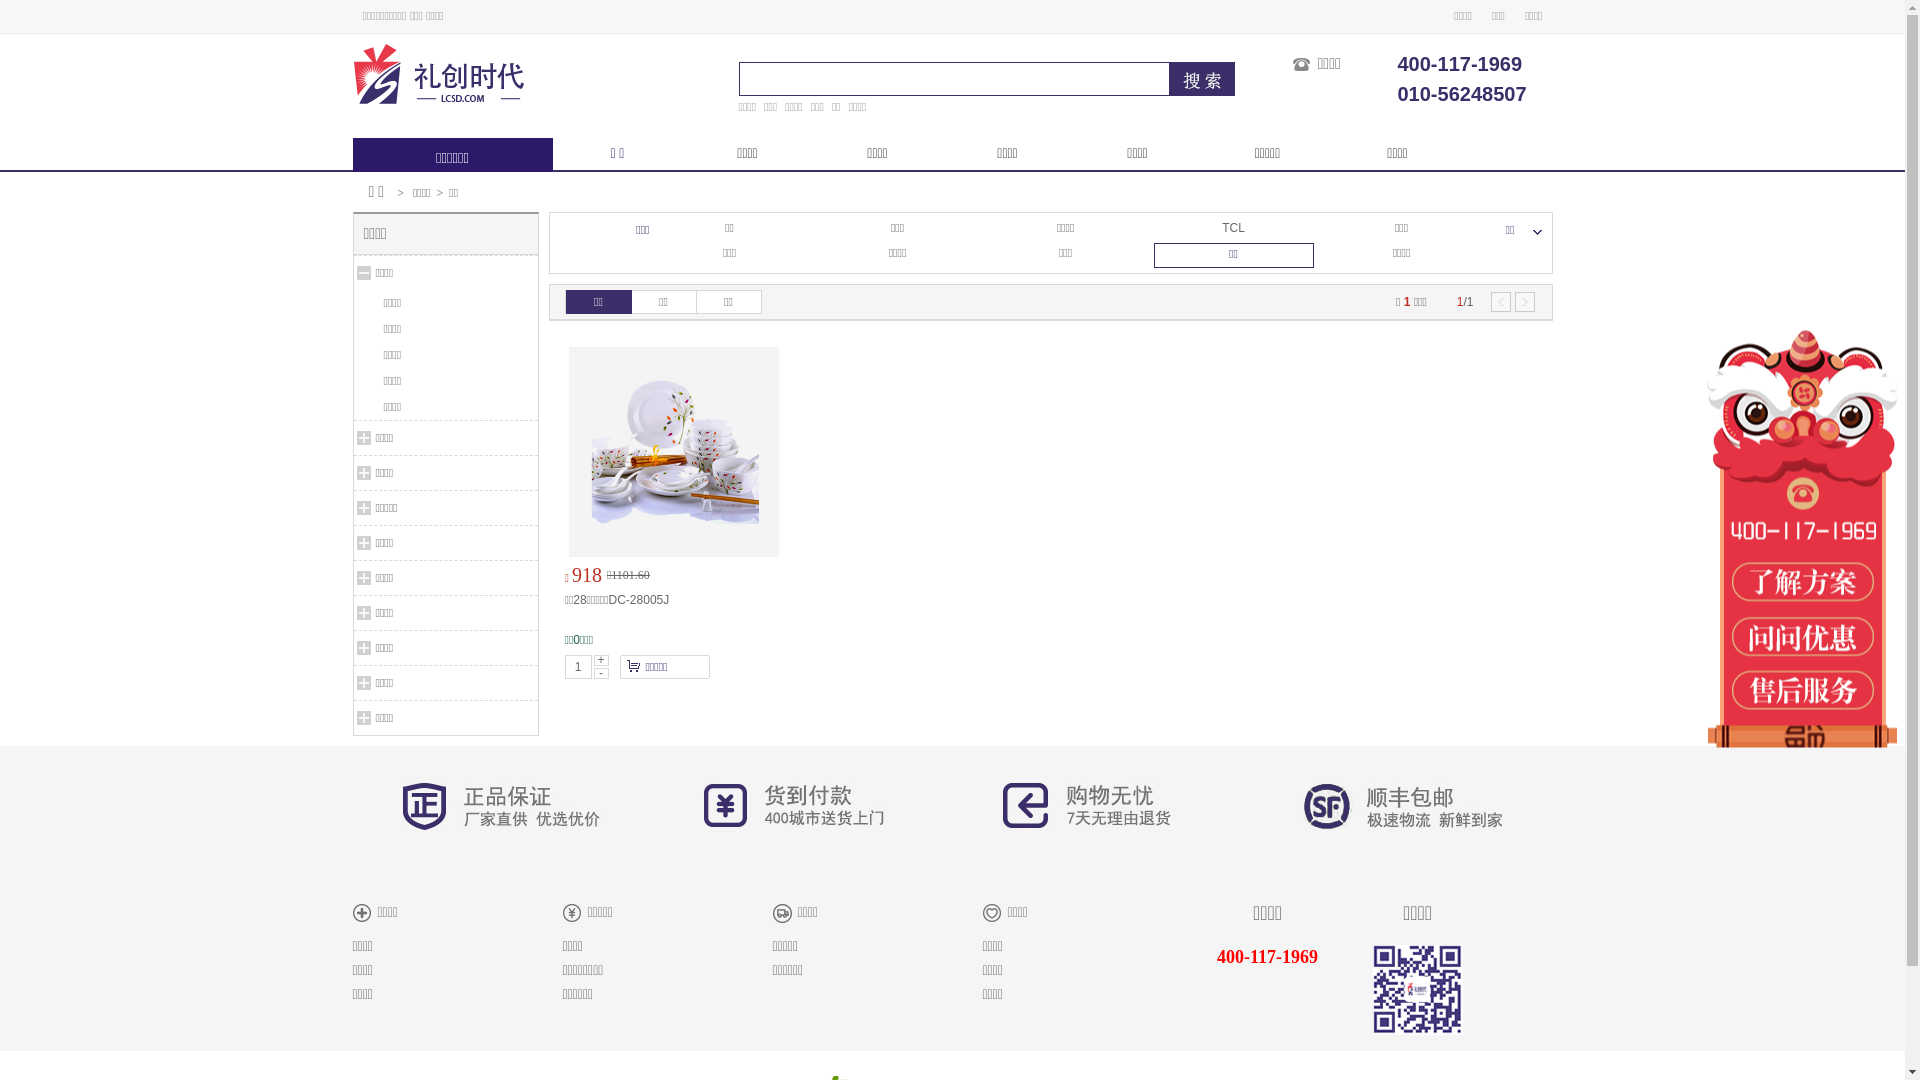 The width and height of the screenshot is (1920, 1080). What do you see at coordinates (600, 673) in the screenshot?
I see `'-'` at bounding box center [600, 673].